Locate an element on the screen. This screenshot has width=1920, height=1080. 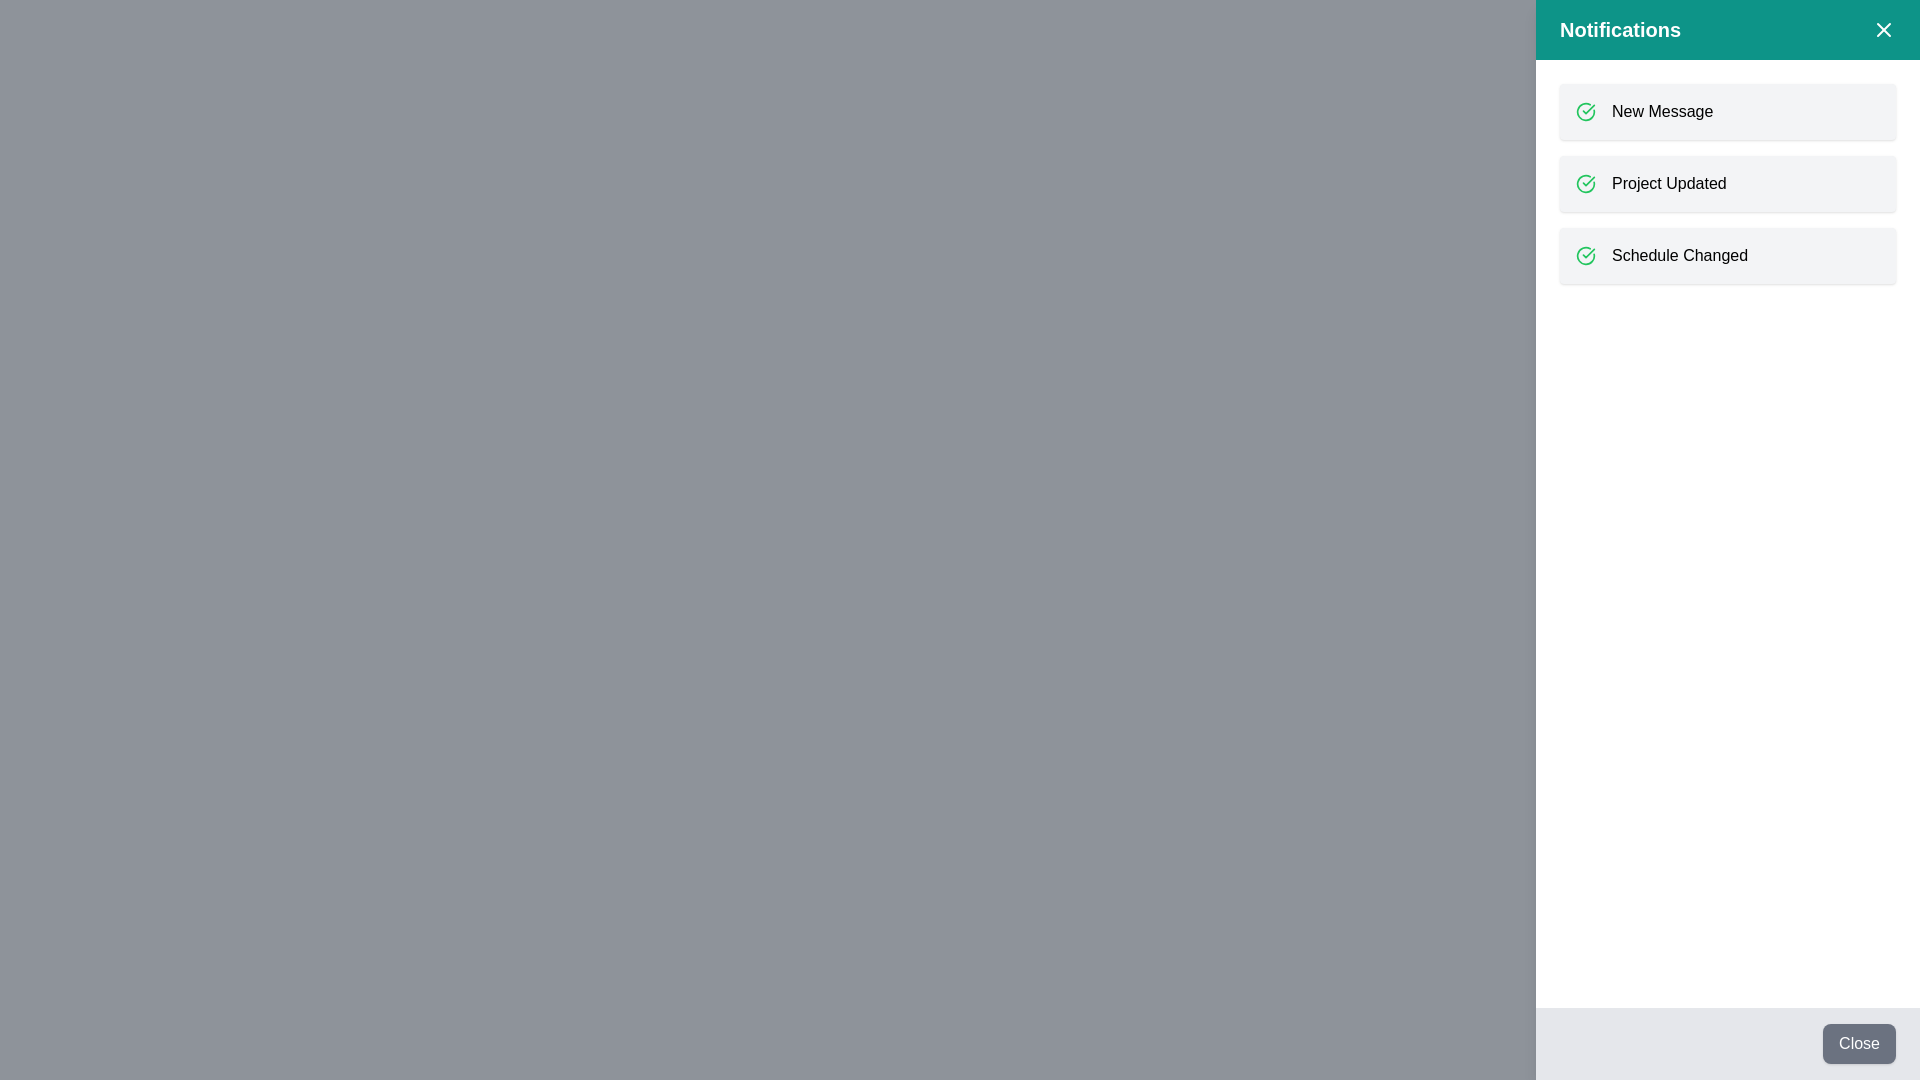
notification content of the second entry in the Notifications panel, which indicates that a project has been updated is located at coordinates (1727, 184).